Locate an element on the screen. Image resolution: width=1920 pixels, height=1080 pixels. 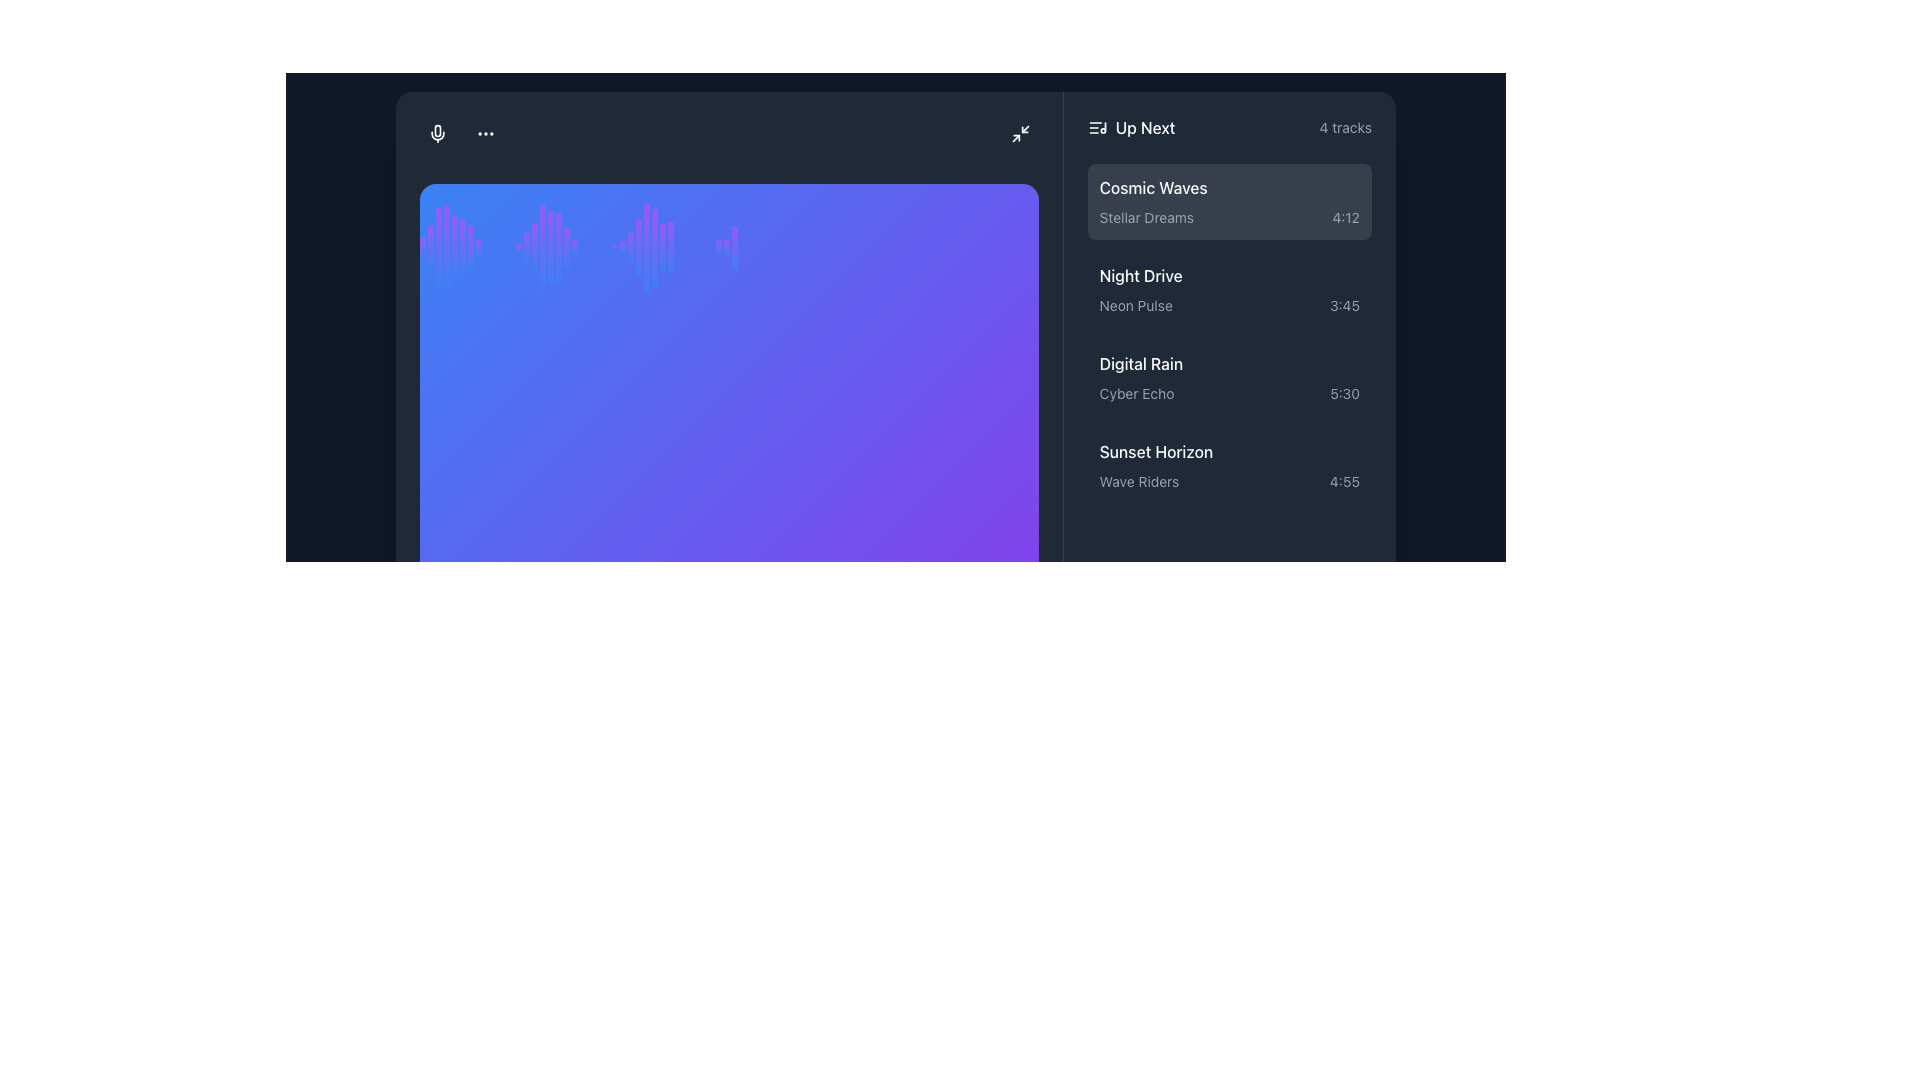
the central bar in the graphical representation of data, which is part of a sequence of vertical bars in the chart is located at coordinates (647, 245).